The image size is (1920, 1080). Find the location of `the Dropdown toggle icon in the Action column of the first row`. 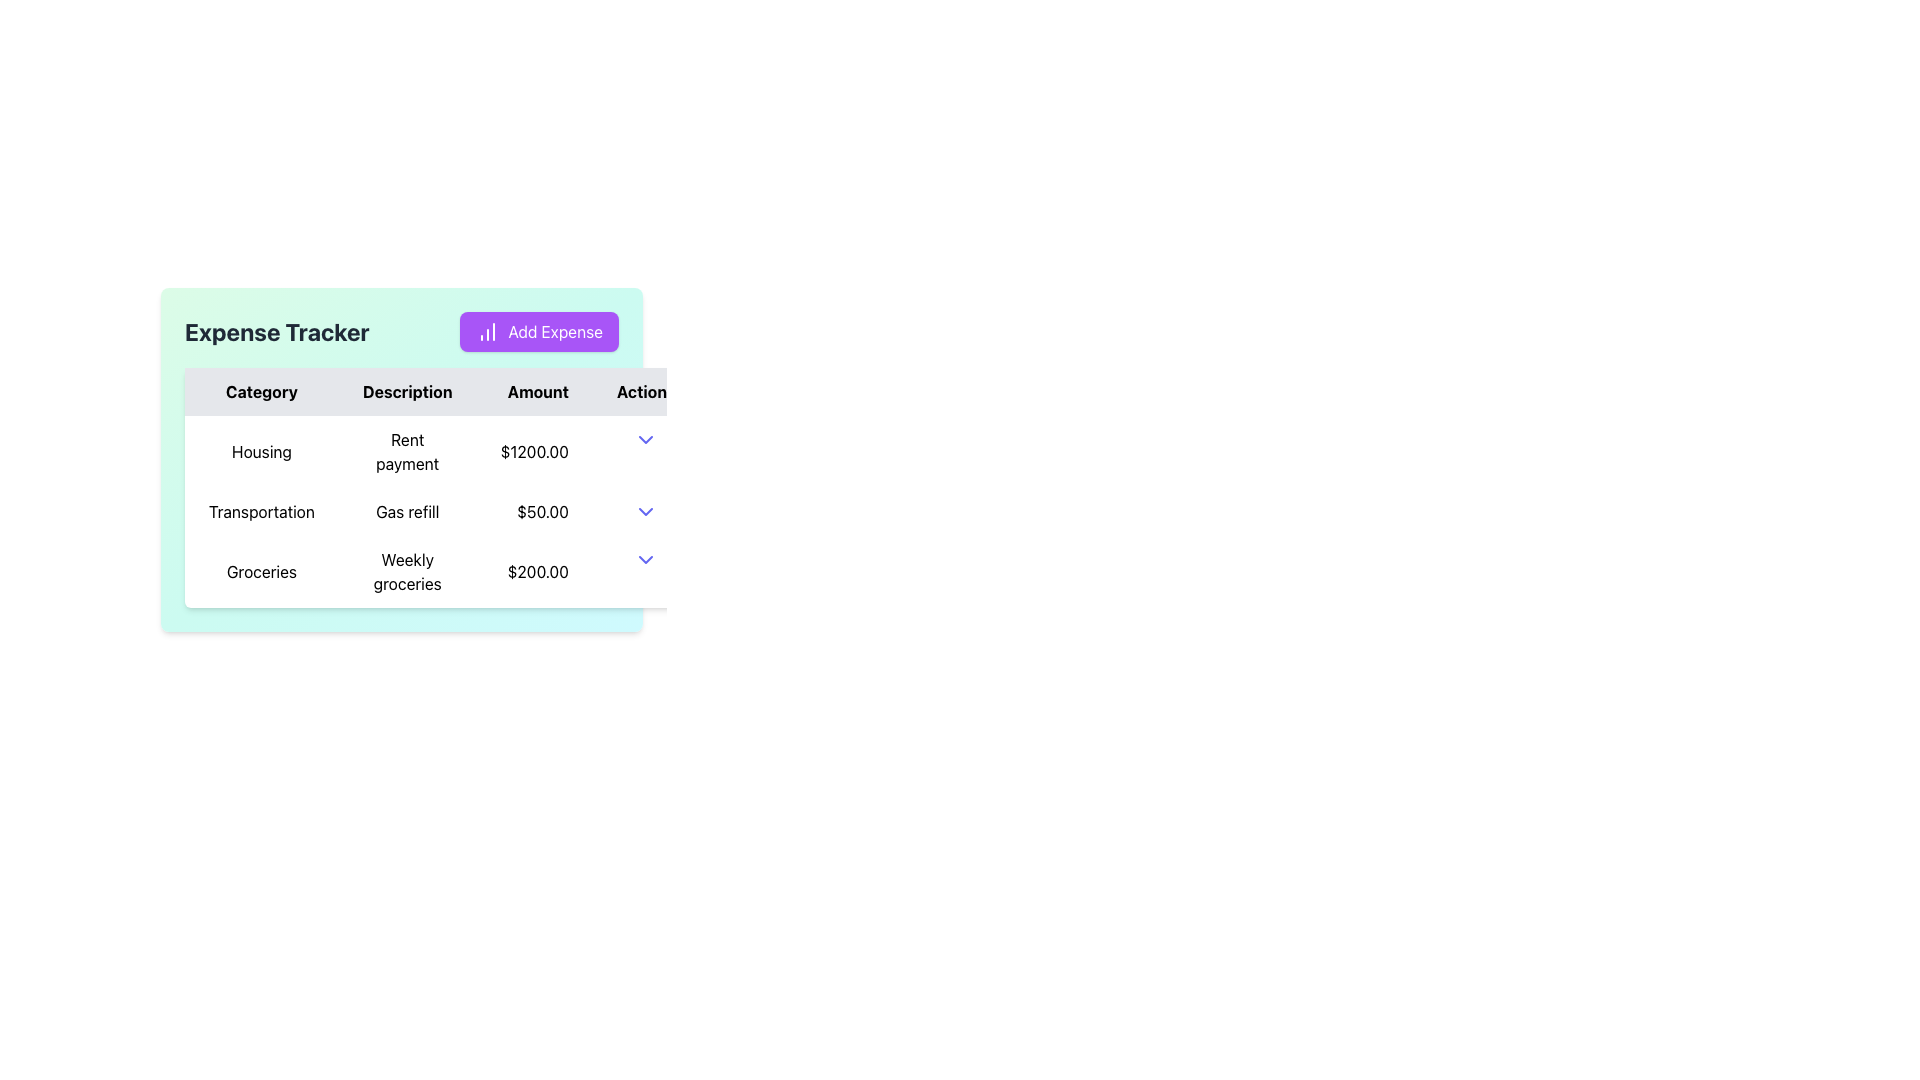

the Dropdown toggle icon in the Action column of the first row is located at coordinates (646, 438).